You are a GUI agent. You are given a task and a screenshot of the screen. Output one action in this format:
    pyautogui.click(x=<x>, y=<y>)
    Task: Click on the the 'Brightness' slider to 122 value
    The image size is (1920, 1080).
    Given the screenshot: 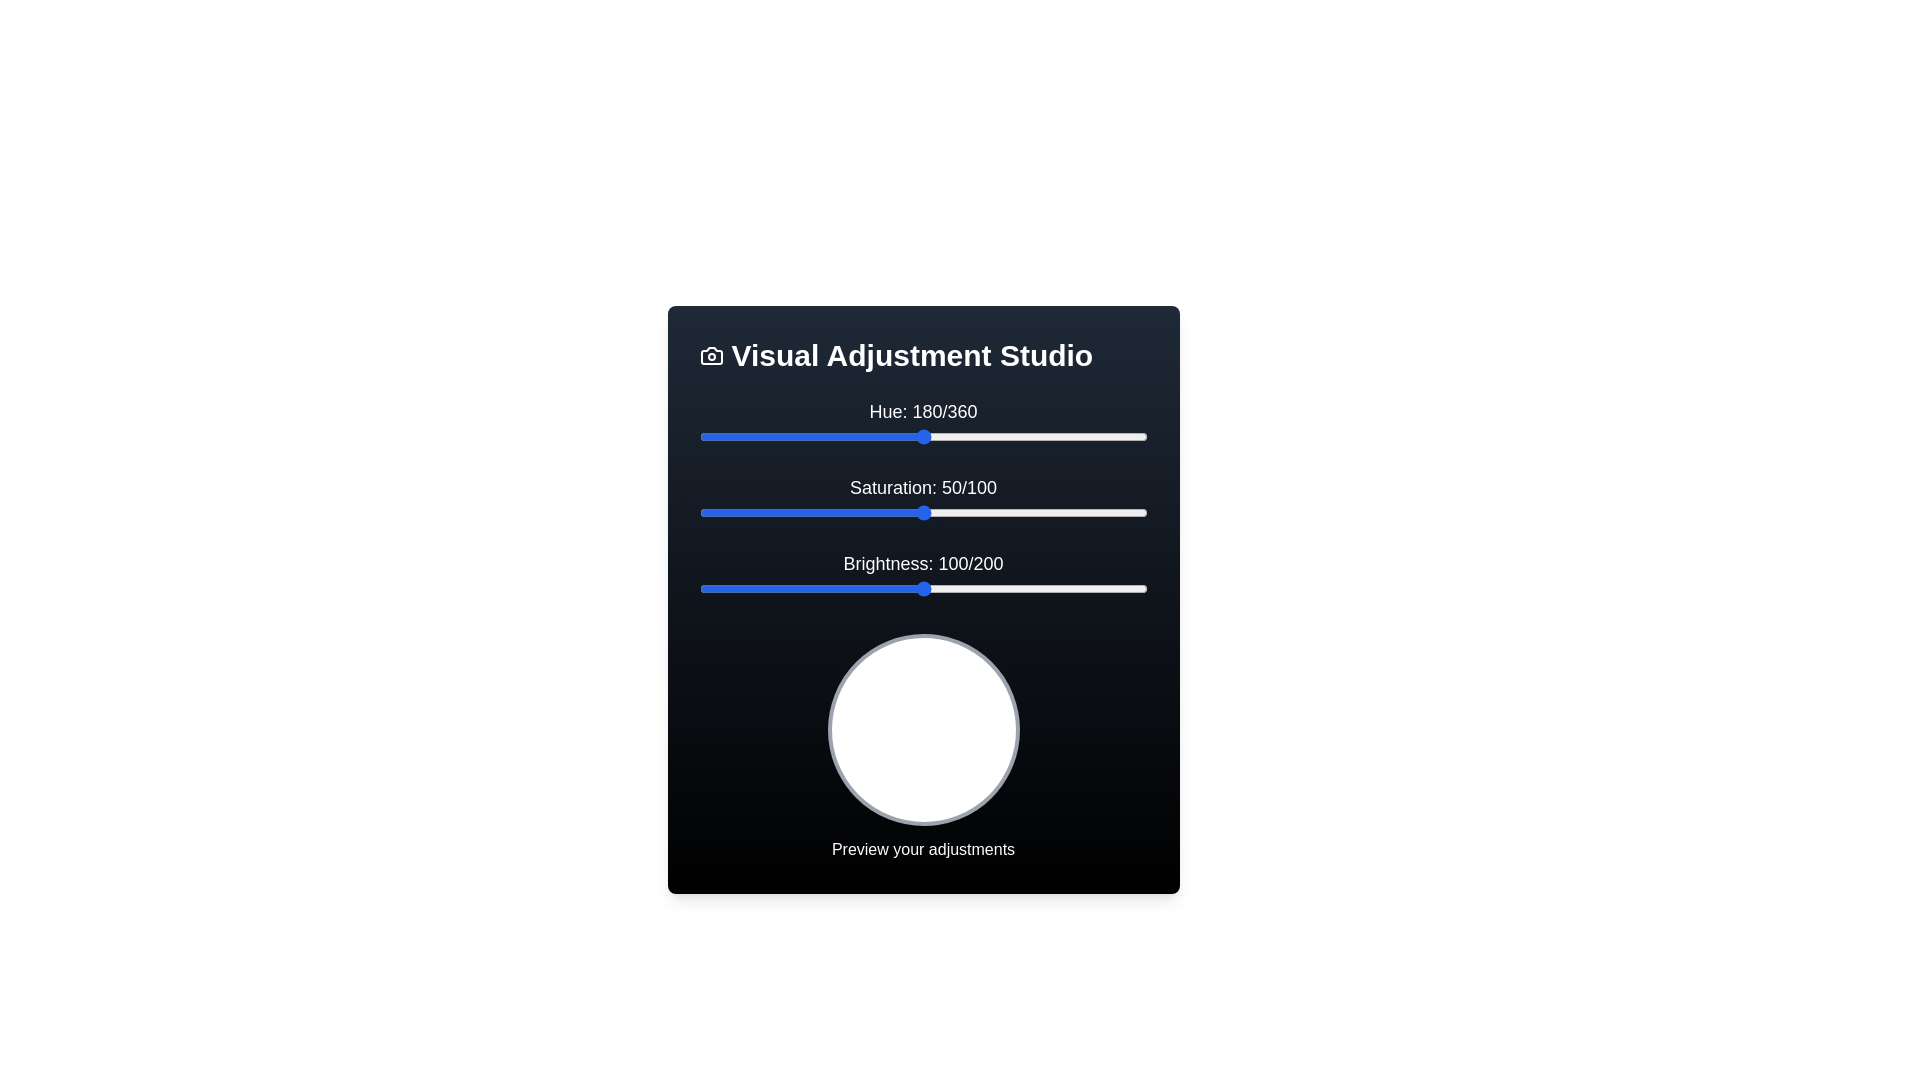 What is the action you would take?
    pyautogui.click(x=972, y=588)
    